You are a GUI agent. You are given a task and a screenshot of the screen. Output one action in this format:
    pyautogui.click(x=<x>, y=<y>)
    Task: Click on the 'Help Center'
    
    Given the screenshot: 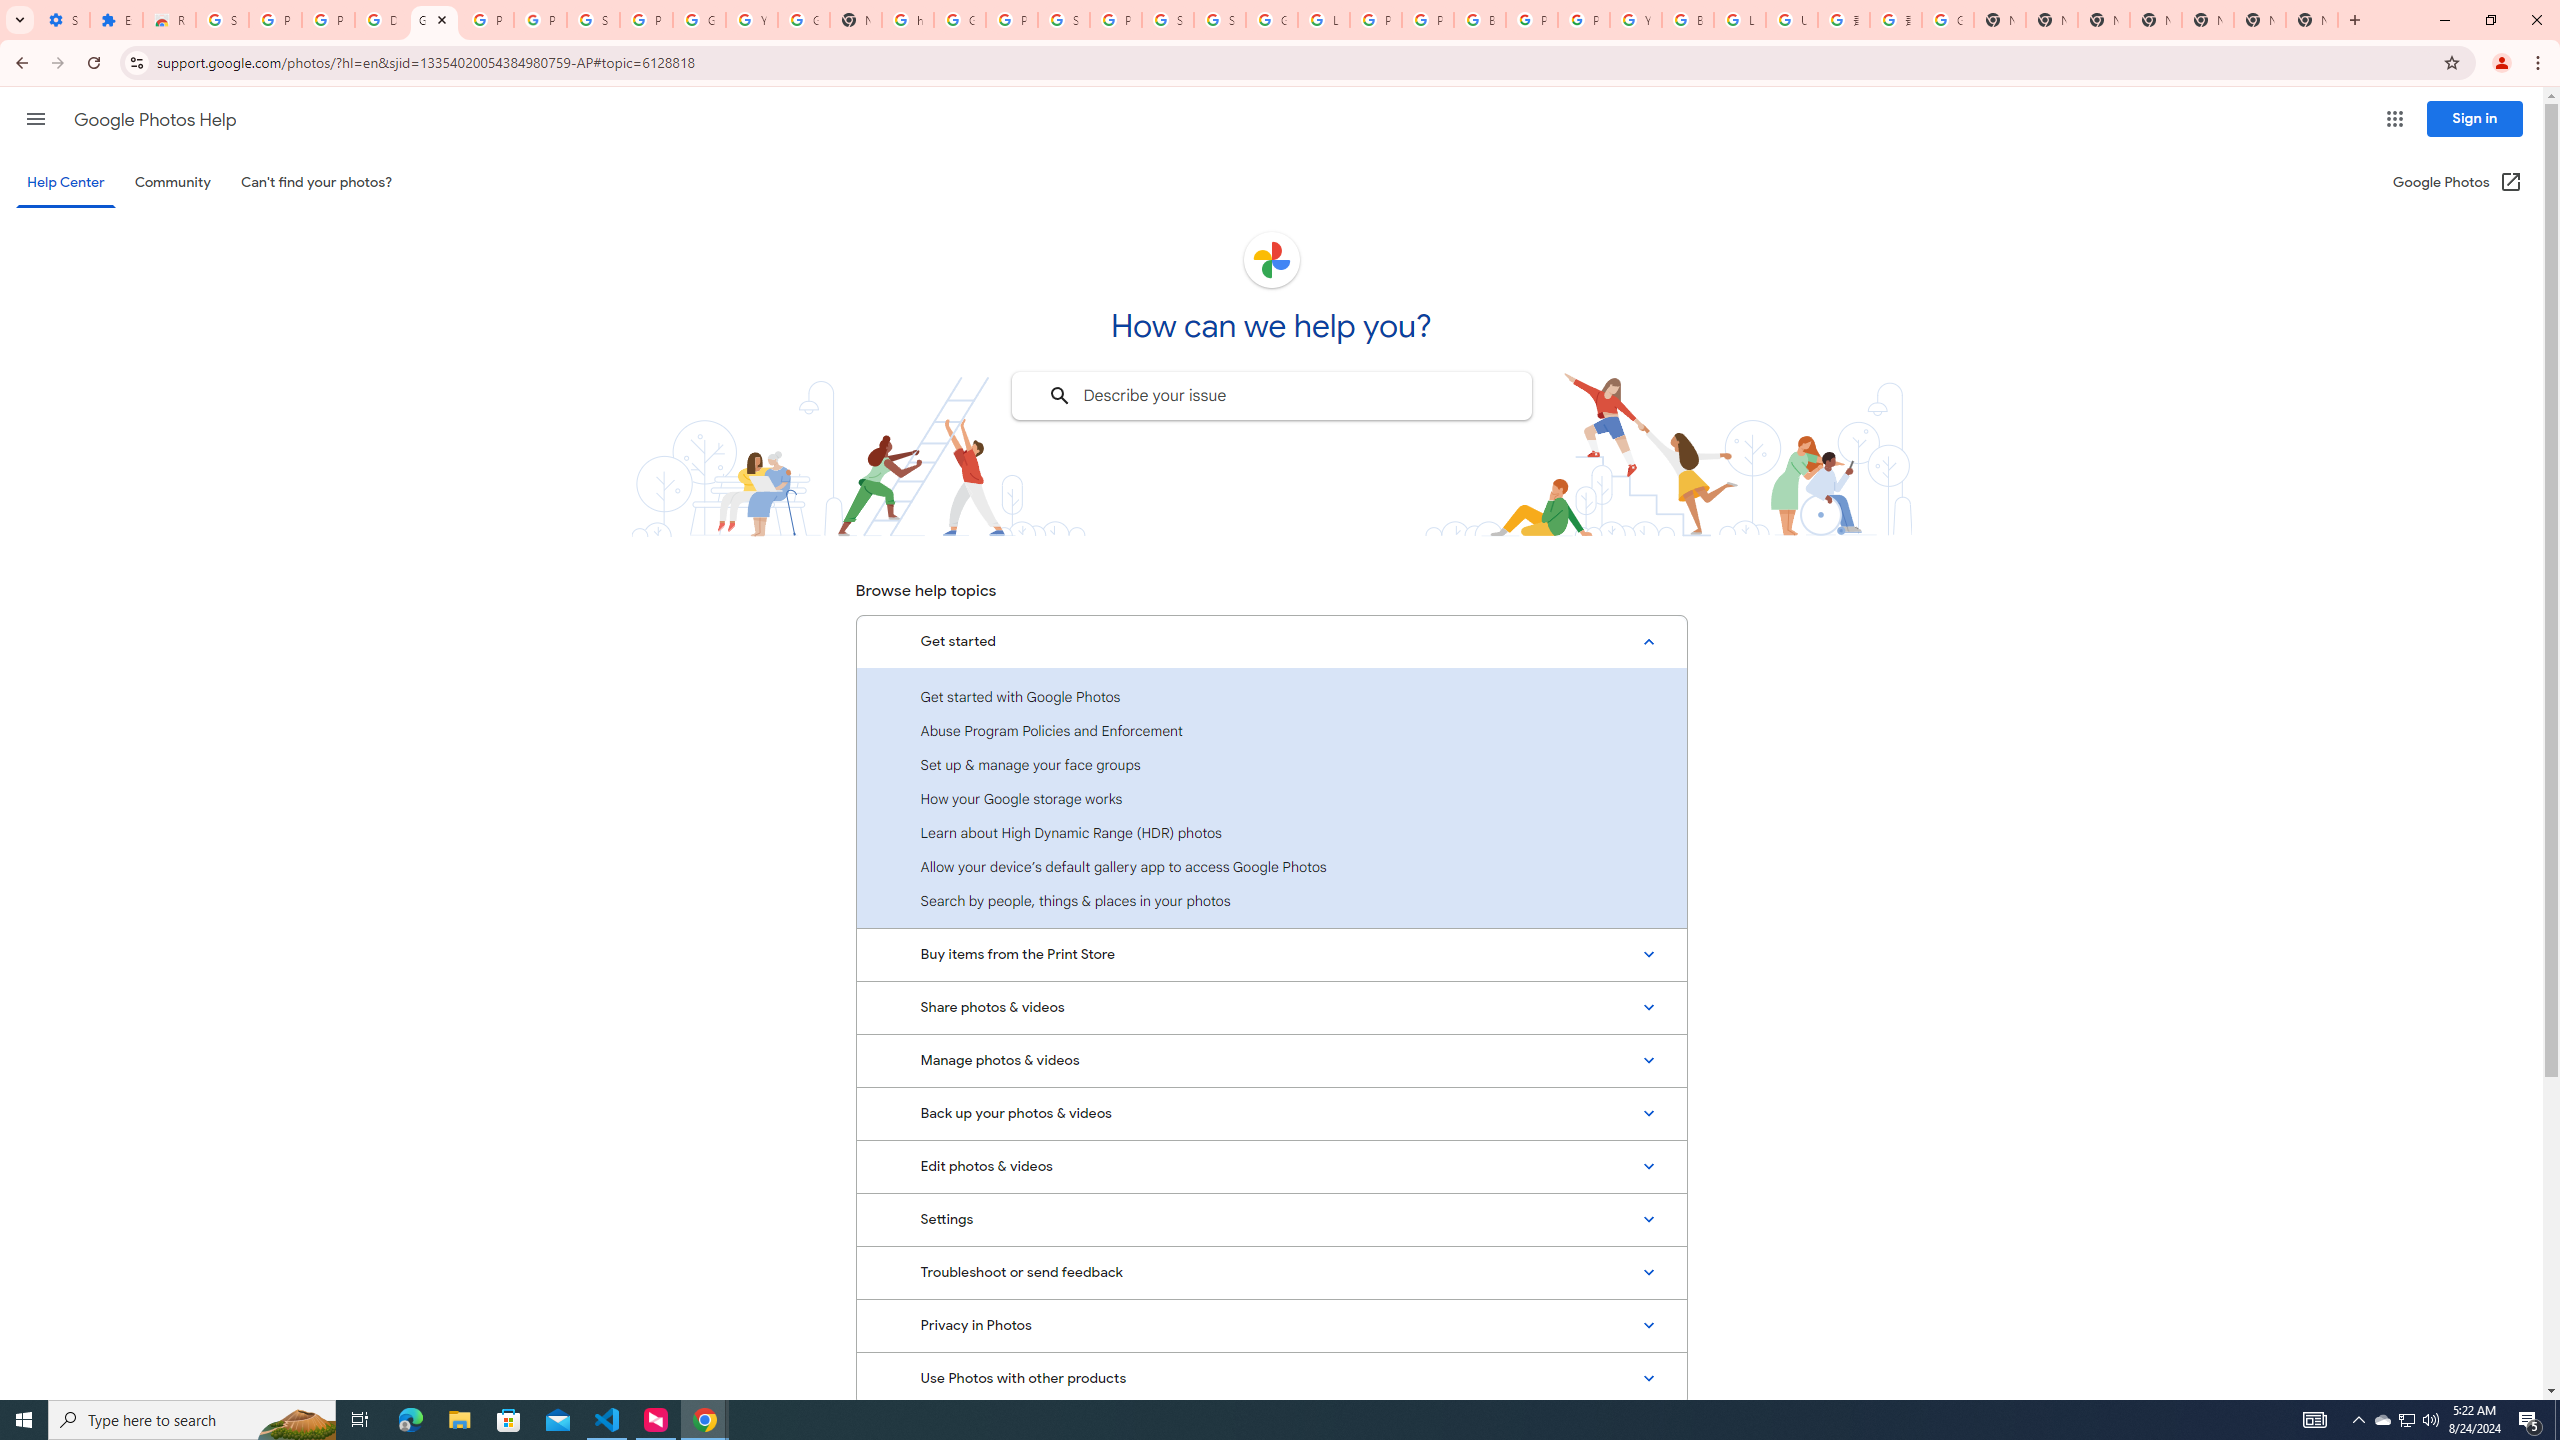 What is the action you would take?
    pyautogui.click(x=65, y=181)
    